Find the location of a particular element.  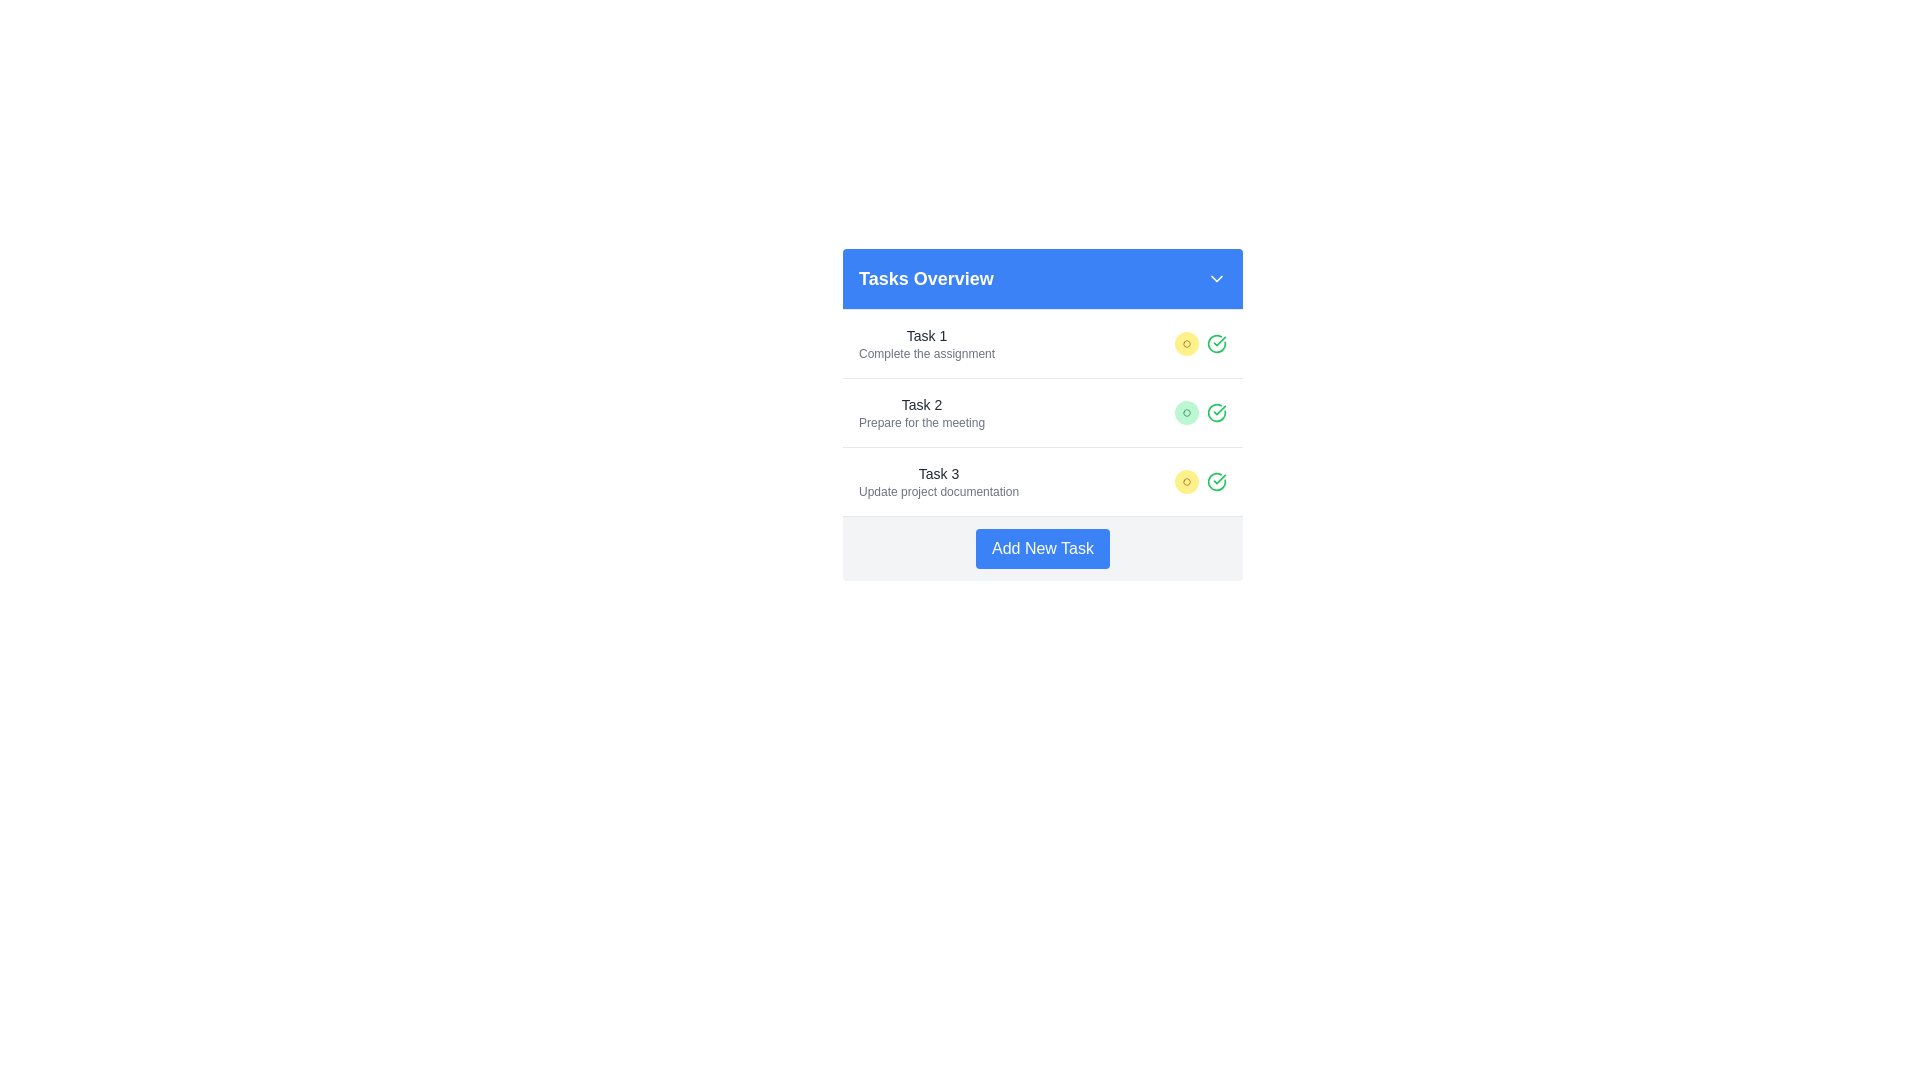

the text label 'Task 2' which serves as the title for the associated task is located at coordinates (920, 405).